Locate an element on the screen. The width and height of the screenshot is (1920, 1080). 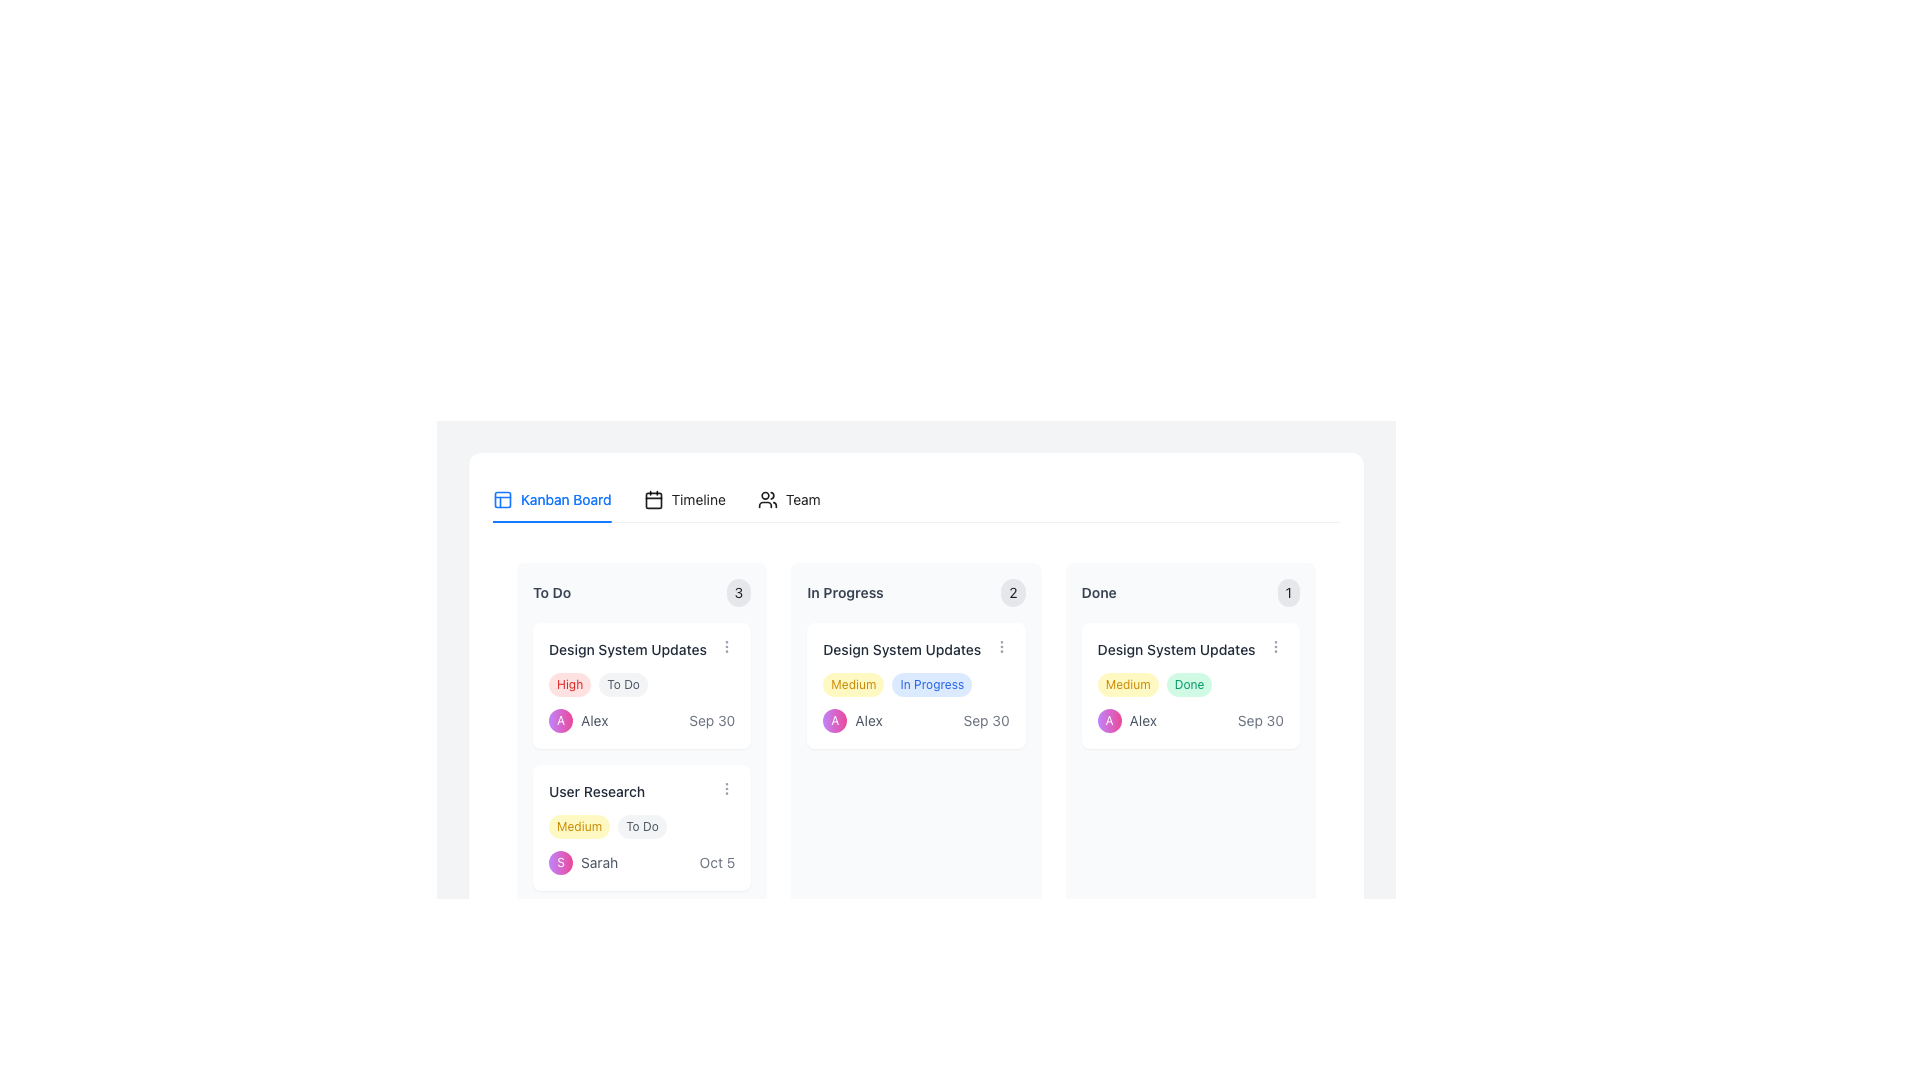
the filled rectangular shape representing the calendar section of the SVG icon located in the navigation area, which is identifiable as part of a calendar icon is located at coordinates (653, 499).